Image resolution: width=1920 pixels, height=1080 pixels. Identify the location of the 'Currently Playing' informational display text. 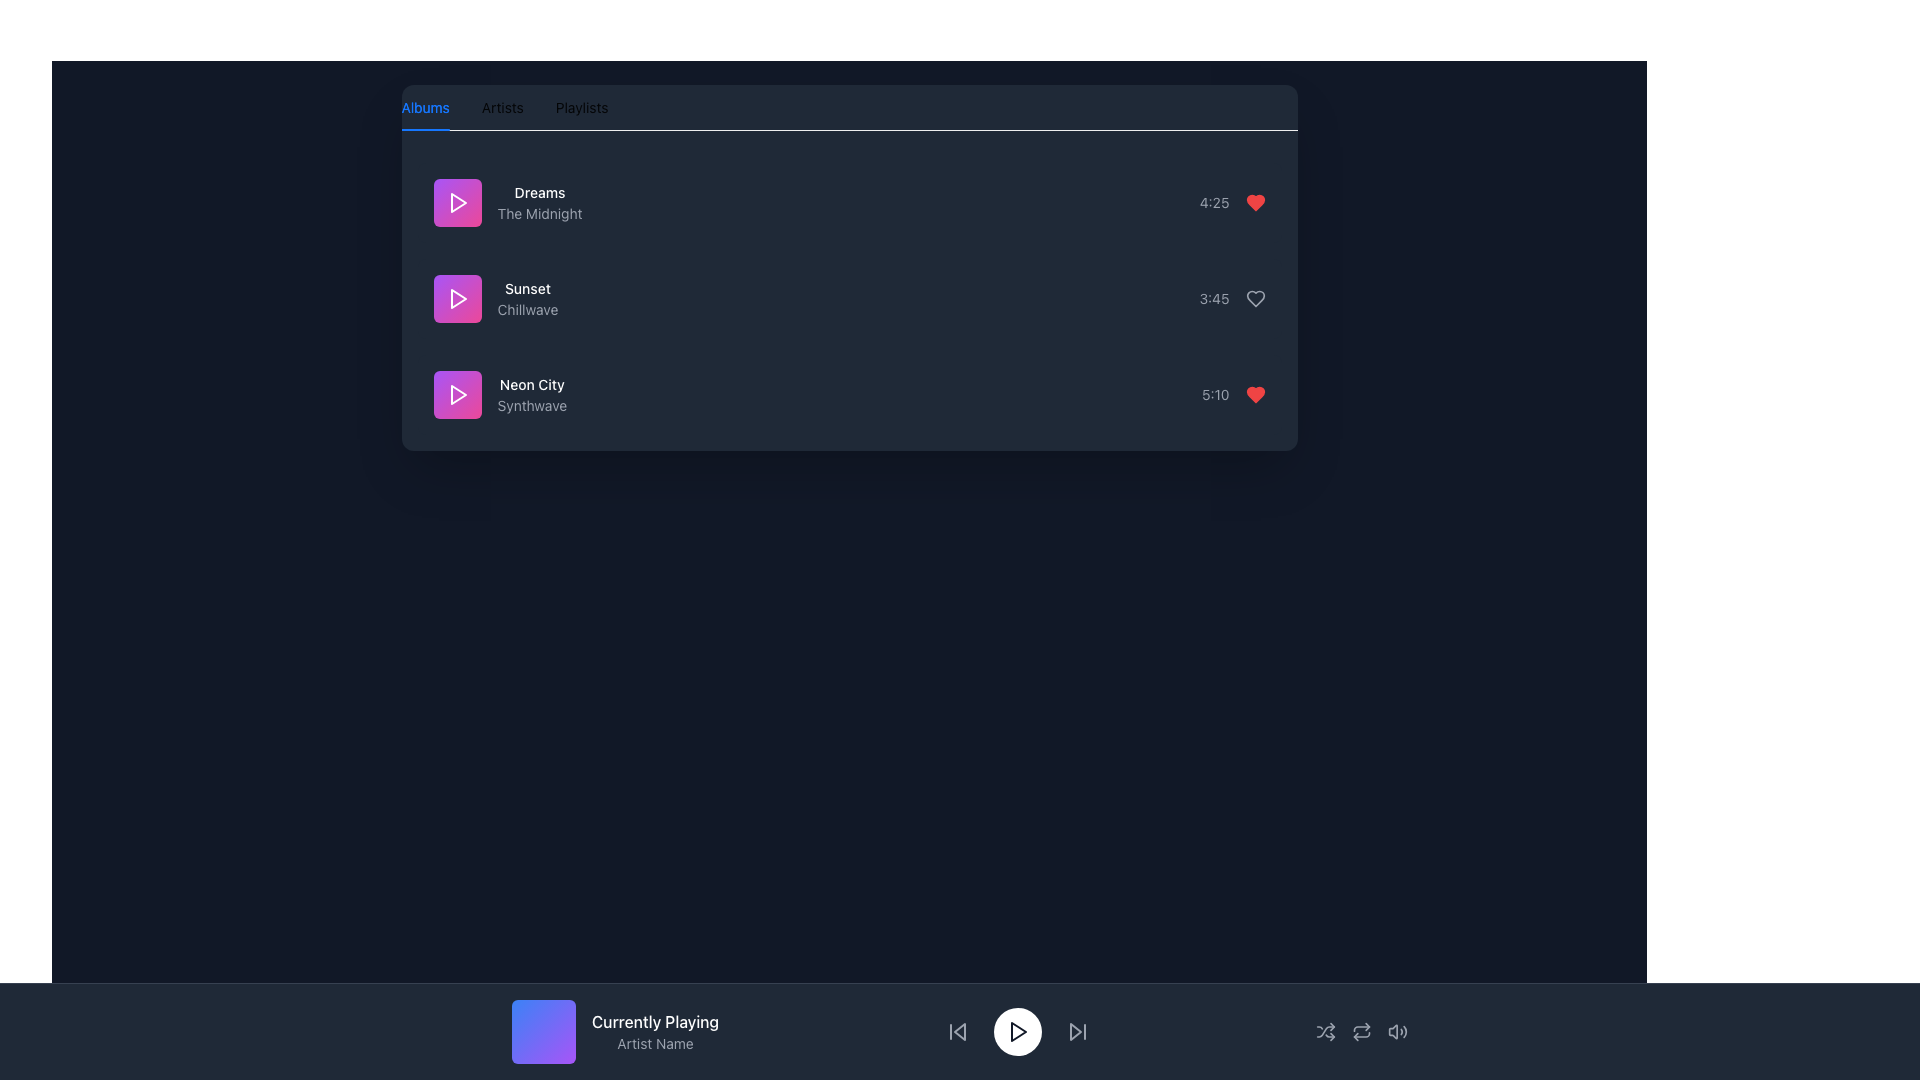
(614, 1032).